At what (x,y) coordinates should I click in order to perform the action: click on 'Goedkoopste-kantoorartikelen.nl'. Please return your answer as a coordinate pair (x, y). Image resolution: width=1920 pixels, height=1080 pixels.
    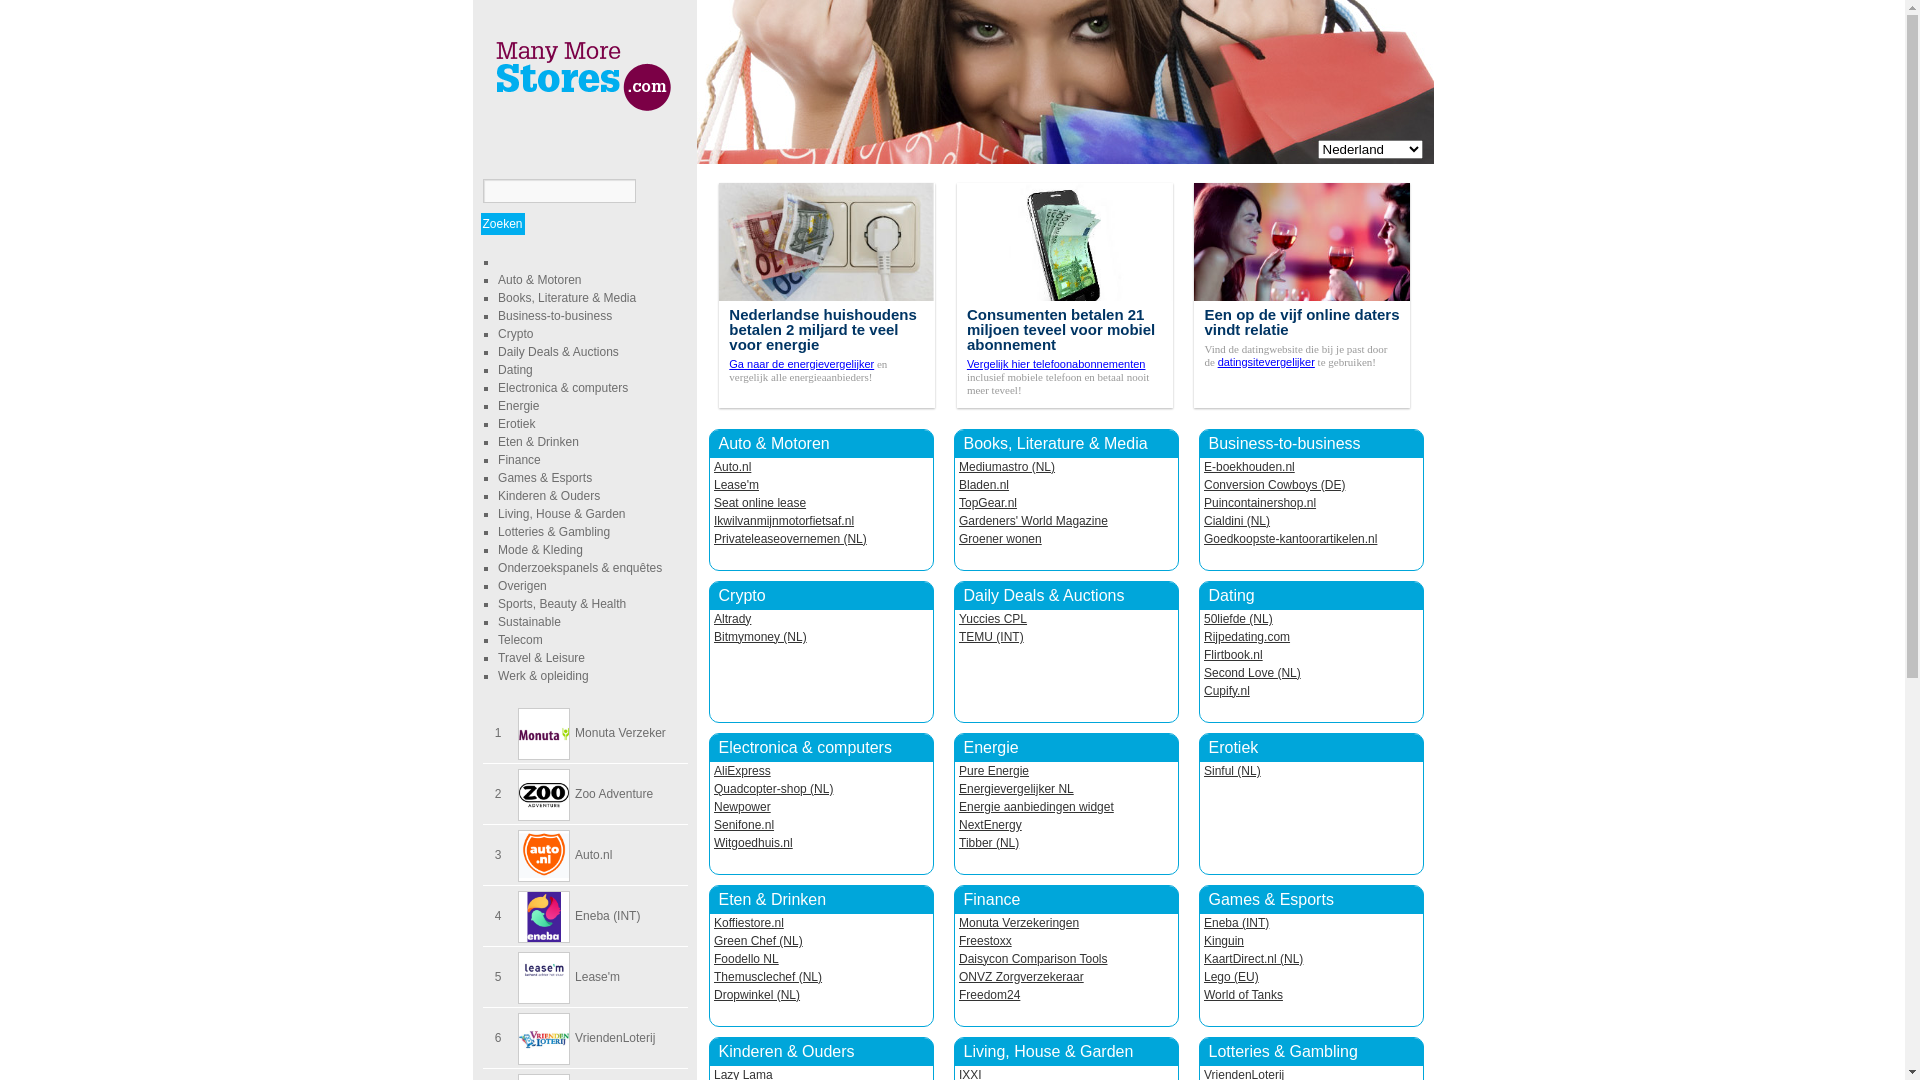
    Looking at the image, I should click on (1203, 538).